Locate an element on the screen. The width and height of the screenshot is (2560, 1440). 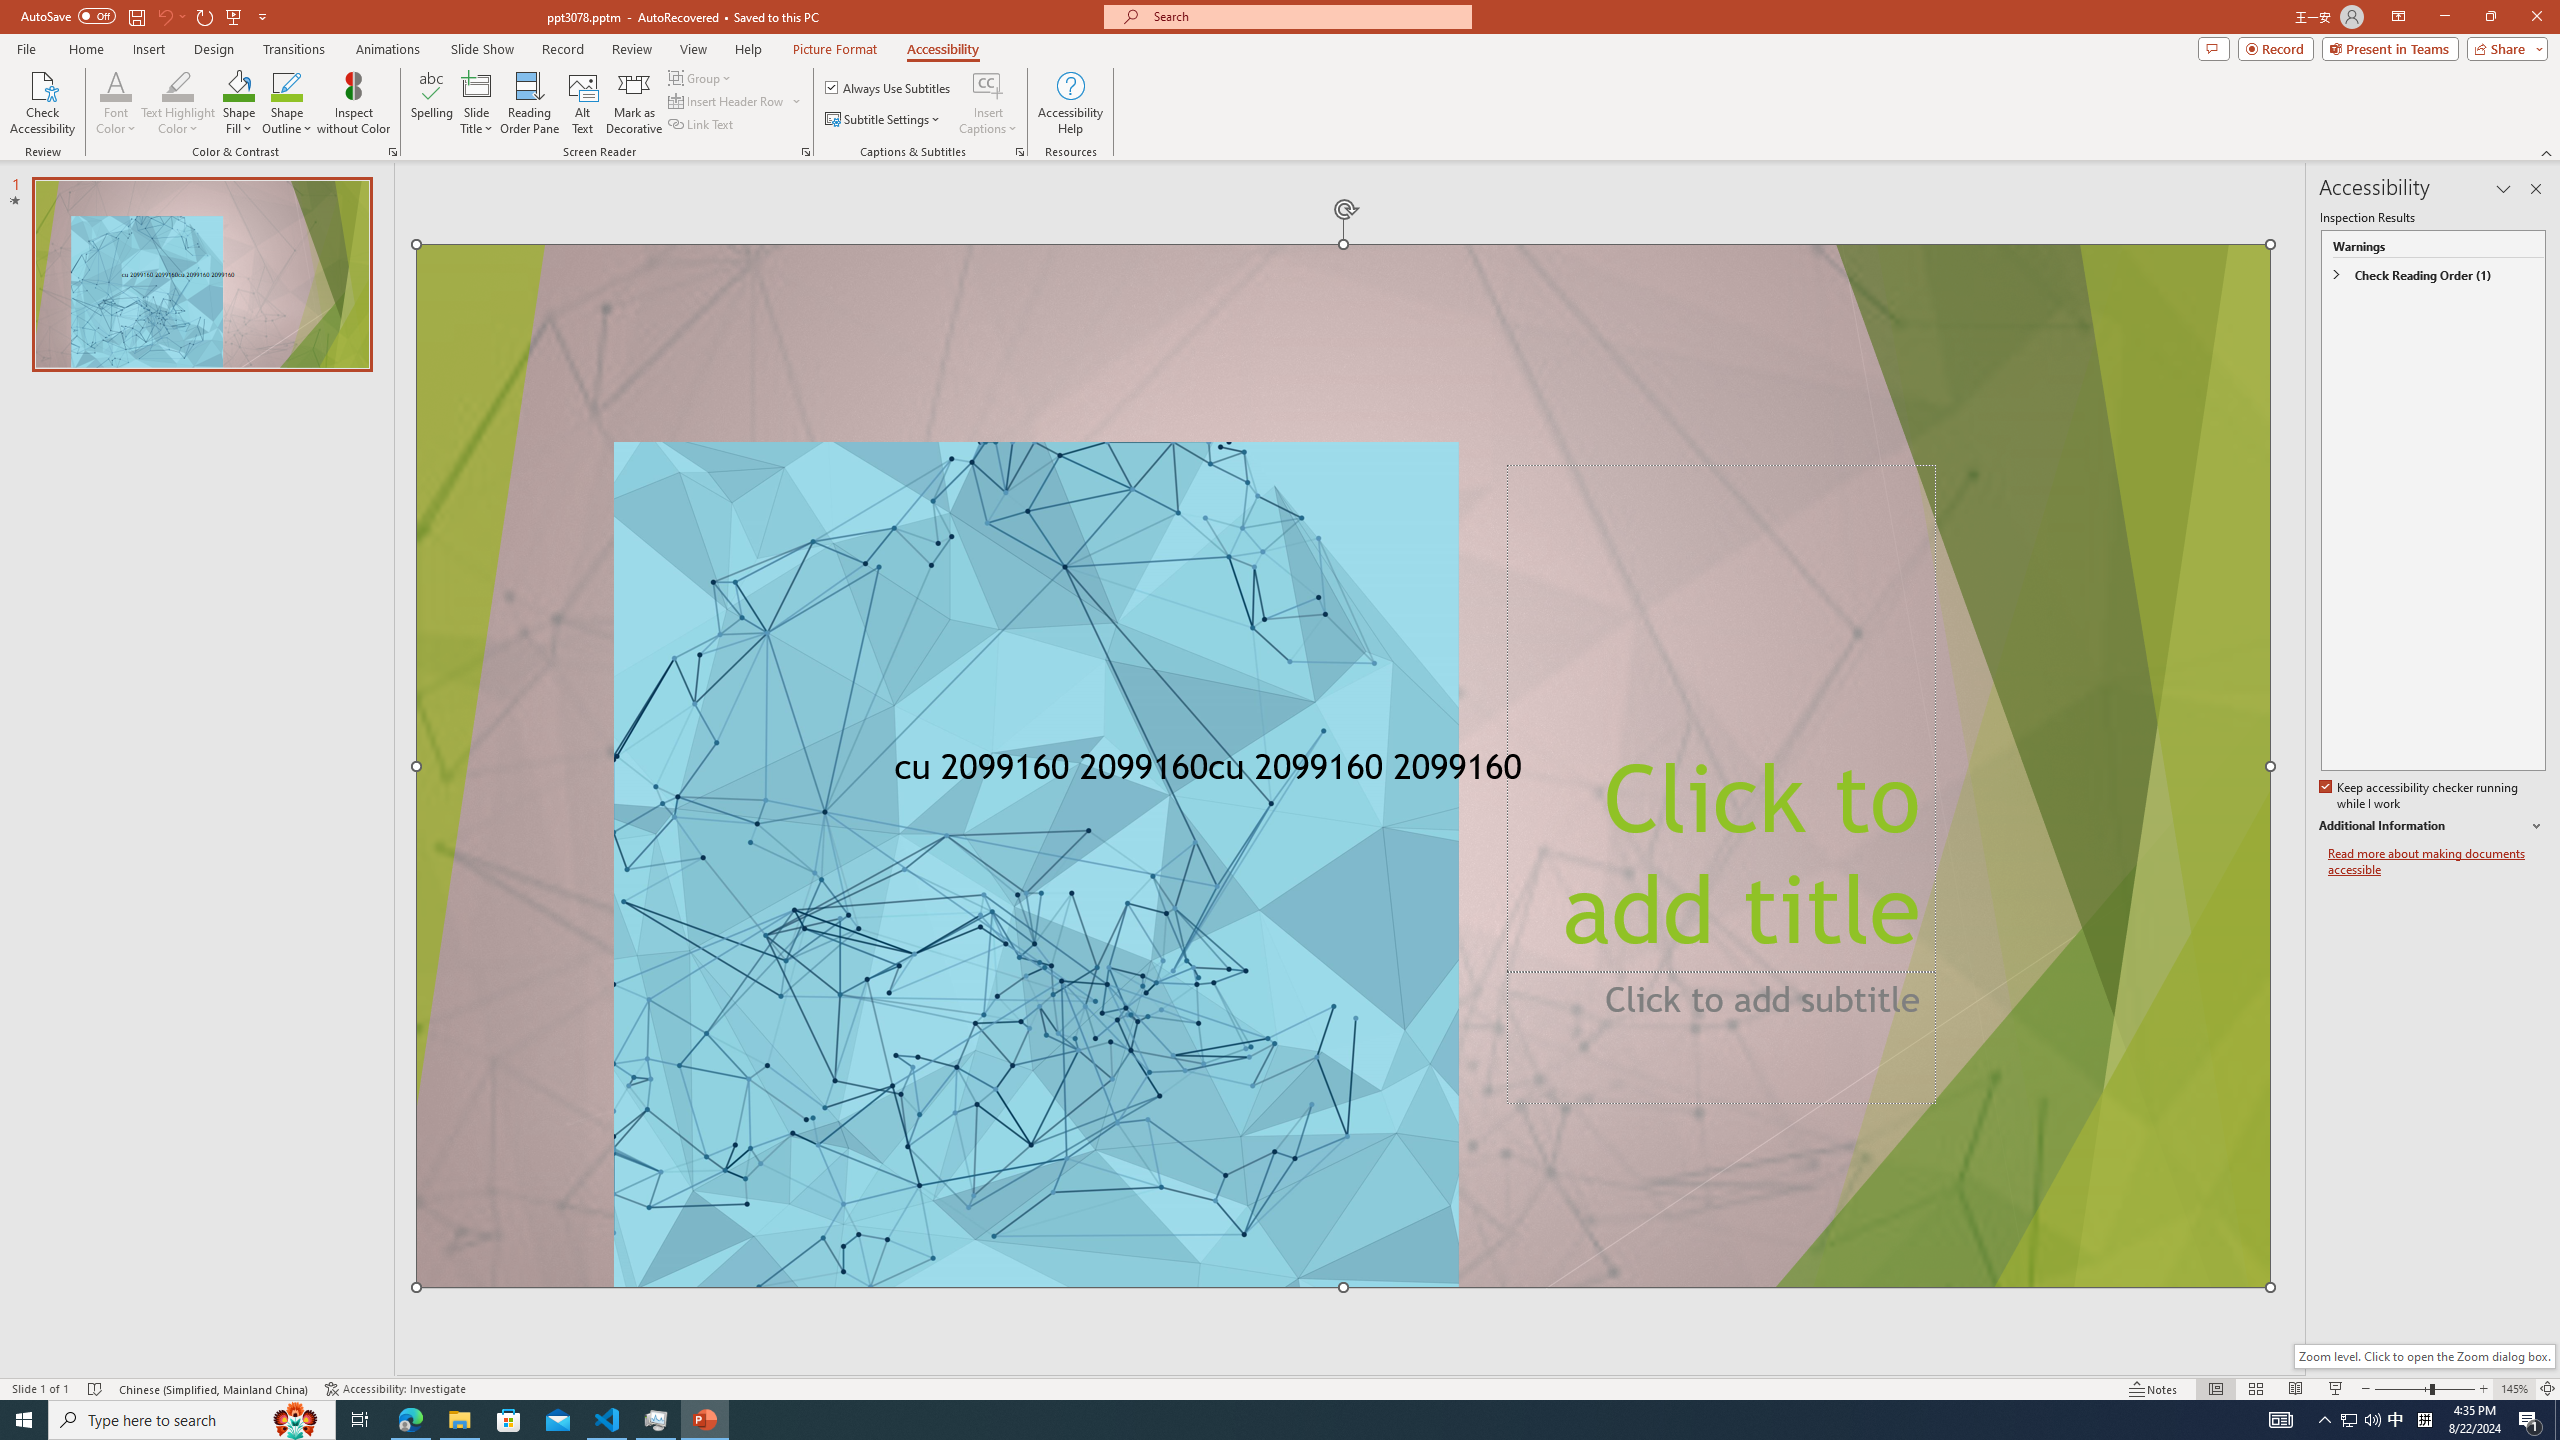
'Slide Title' is located at coordinates (476, 84).